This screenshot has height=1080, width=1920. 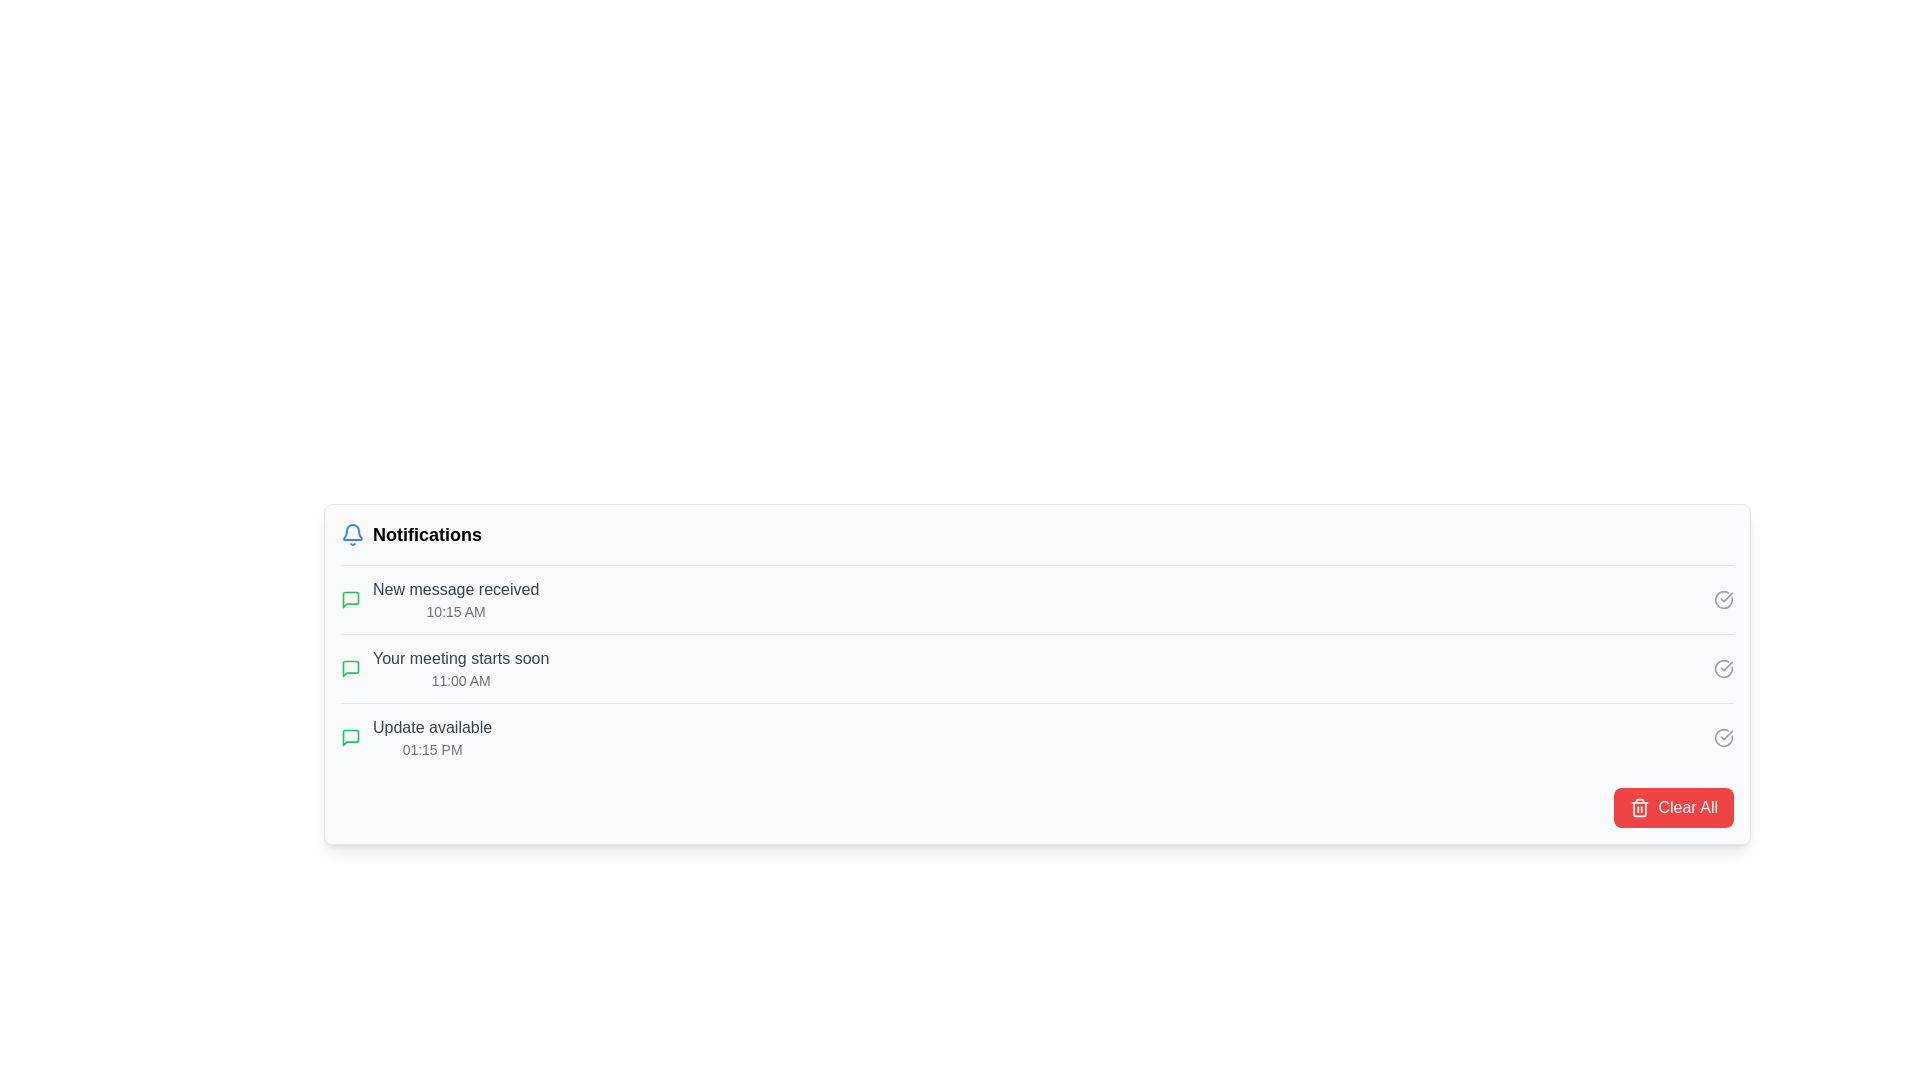 I want to click on text of the first notification item in the notifications list, which conveys the receipt of a new message and the time it was received, so click(x=455, y=599).